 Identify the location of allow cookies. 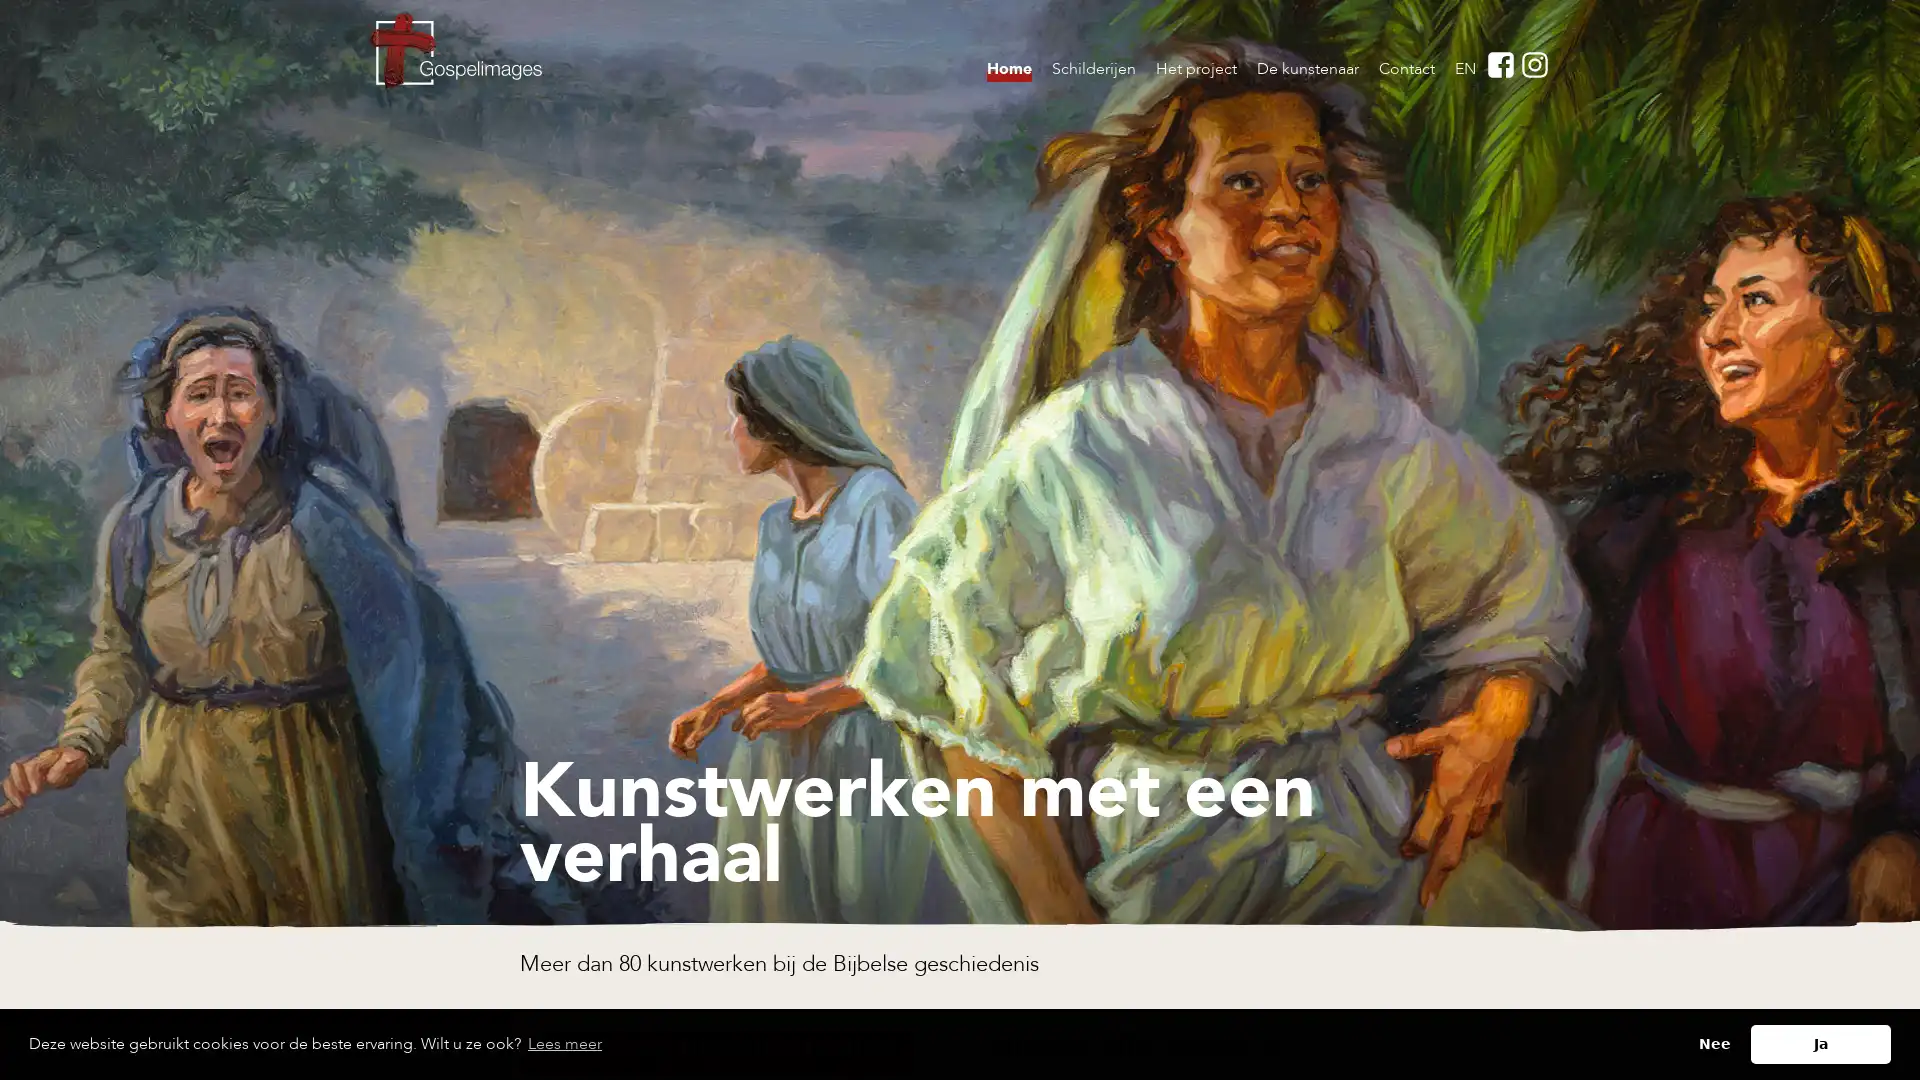
(1820, 1043).